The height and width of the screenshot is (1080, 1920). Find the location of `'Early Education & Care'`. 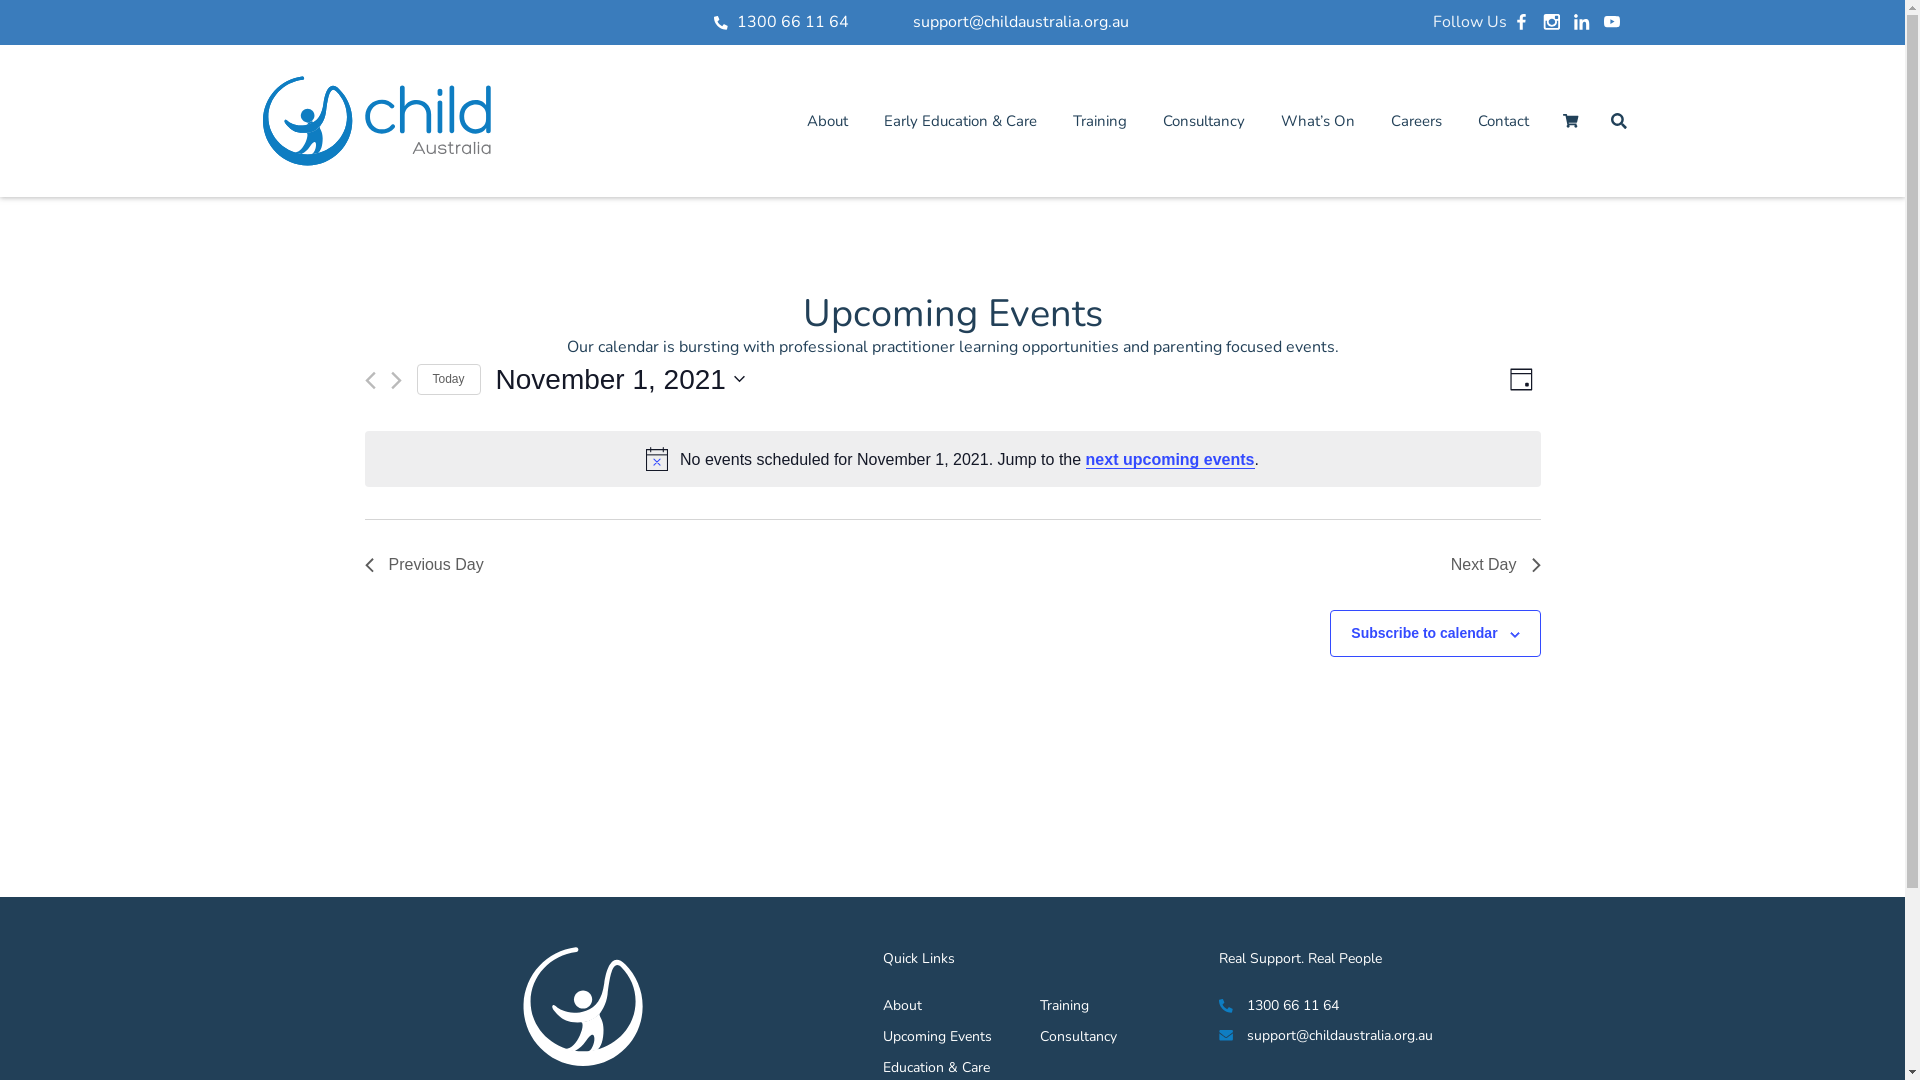

'Early Education & Care' is located at coordinates (960, 120).